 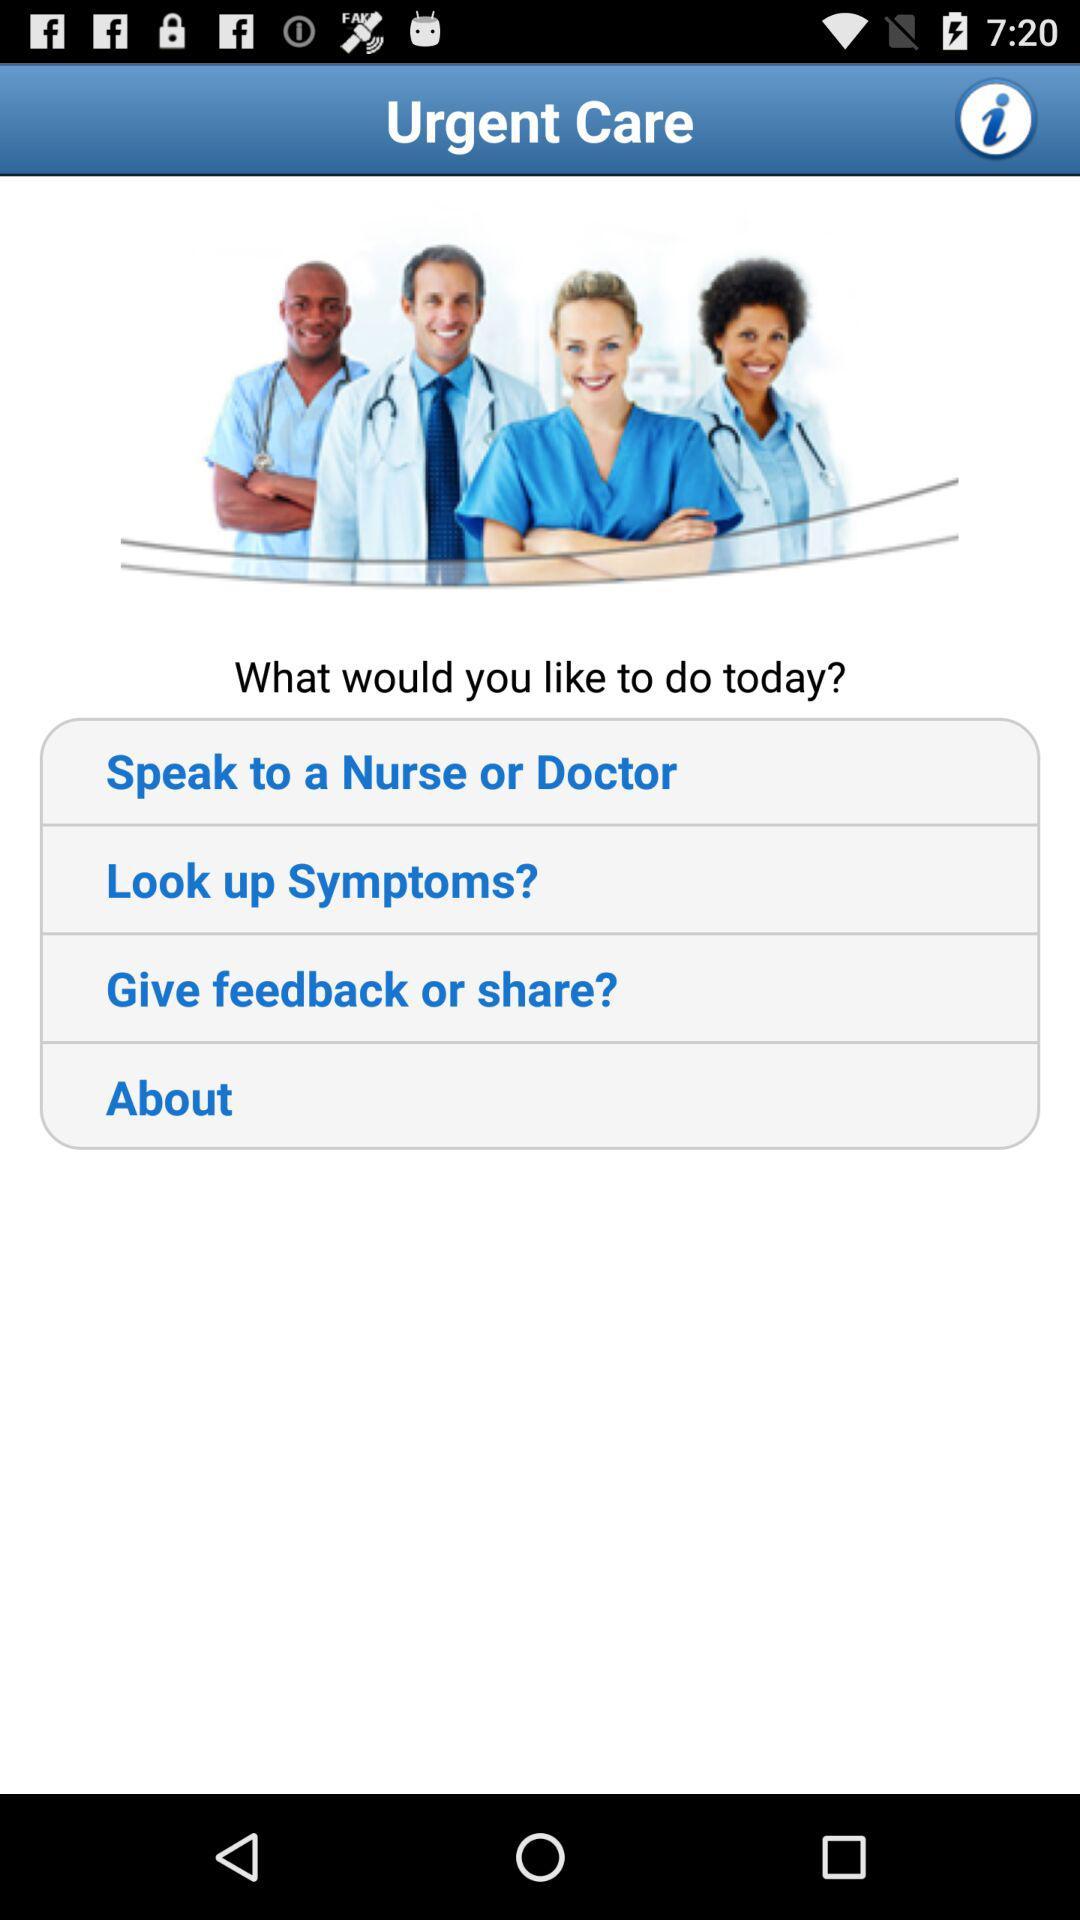 I want to click on item above the look up symptoms? icon, so click(x=357, y=769).